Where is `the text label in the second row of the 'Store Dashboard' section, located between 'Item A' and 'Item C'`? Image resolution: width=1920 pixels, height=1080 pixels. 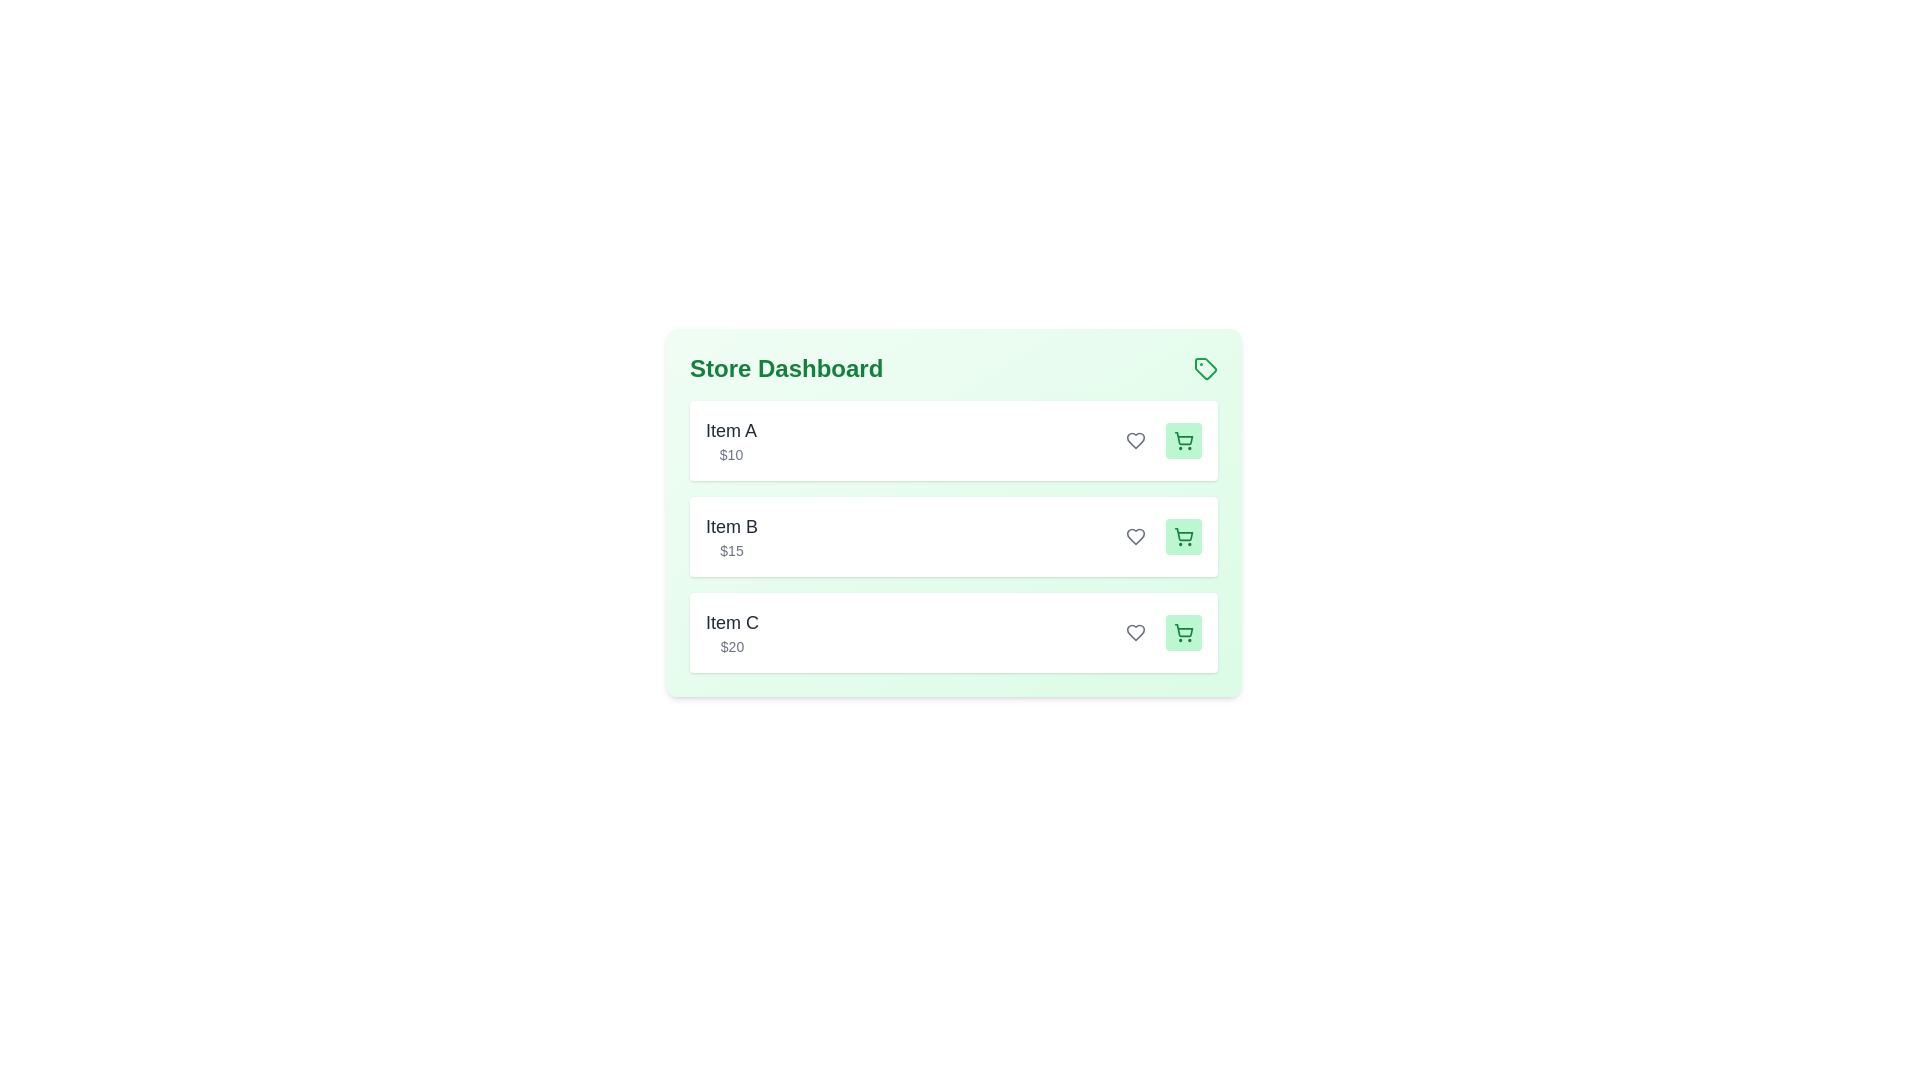 the text label in the second row of the 'Store Dashboard' section, located between 'Item A' and 'Item C' is located at coordinates (731, 526).